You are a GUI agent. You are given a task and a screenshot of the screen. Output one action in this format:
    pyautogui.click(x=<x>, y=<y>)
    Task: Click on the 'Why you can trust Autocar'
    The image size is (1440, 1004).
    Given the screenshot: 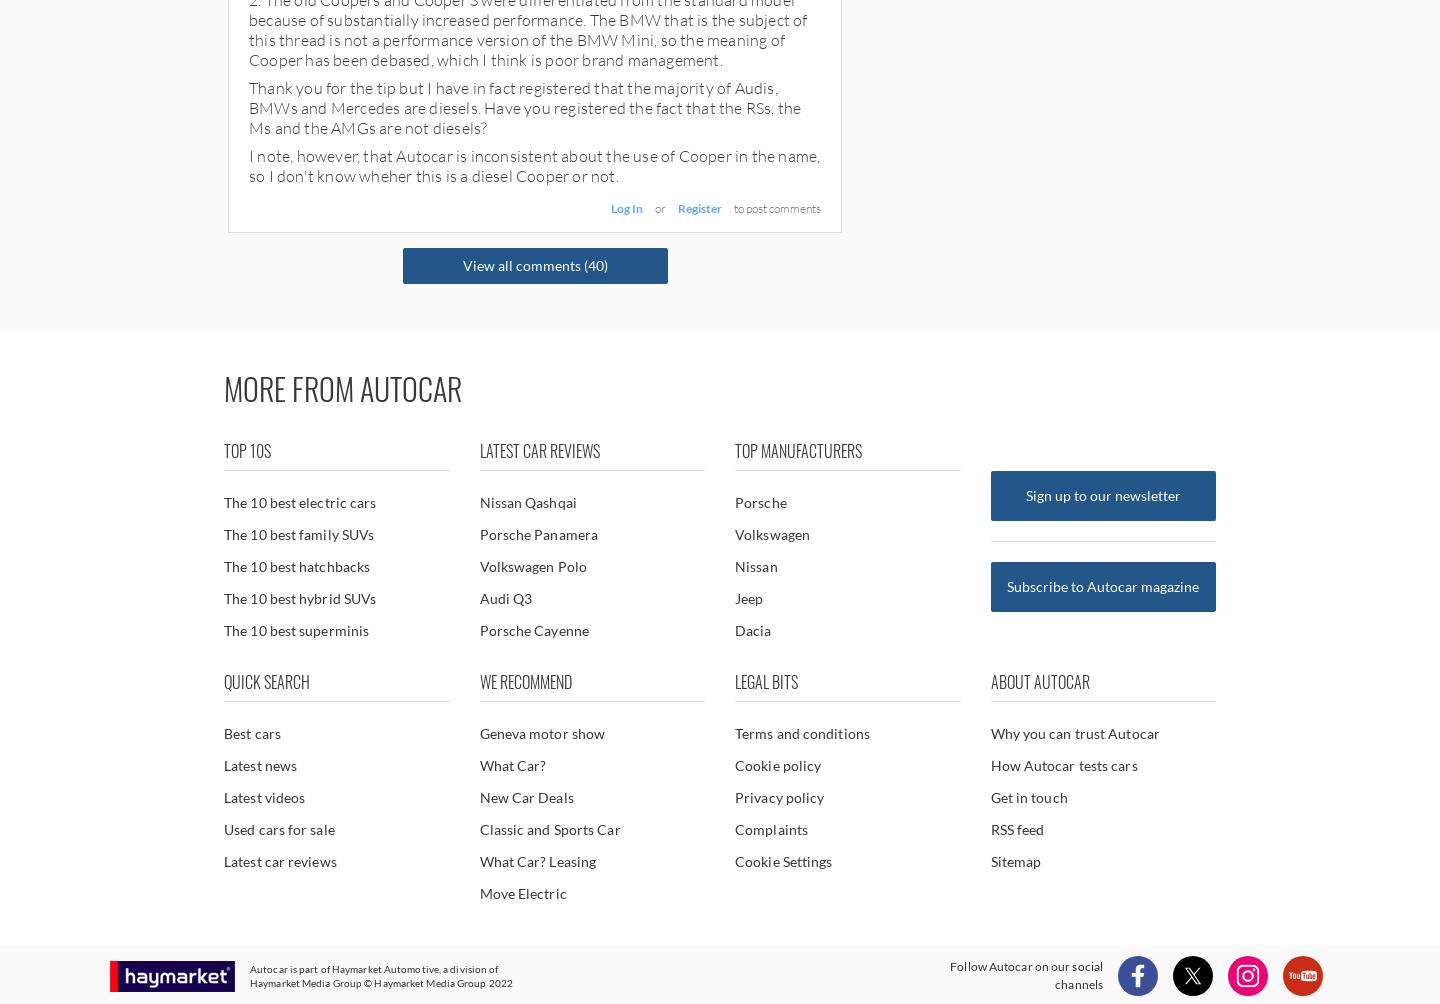 What is the action you would take?
    pyautogui.click(x=1074, y=732)
    